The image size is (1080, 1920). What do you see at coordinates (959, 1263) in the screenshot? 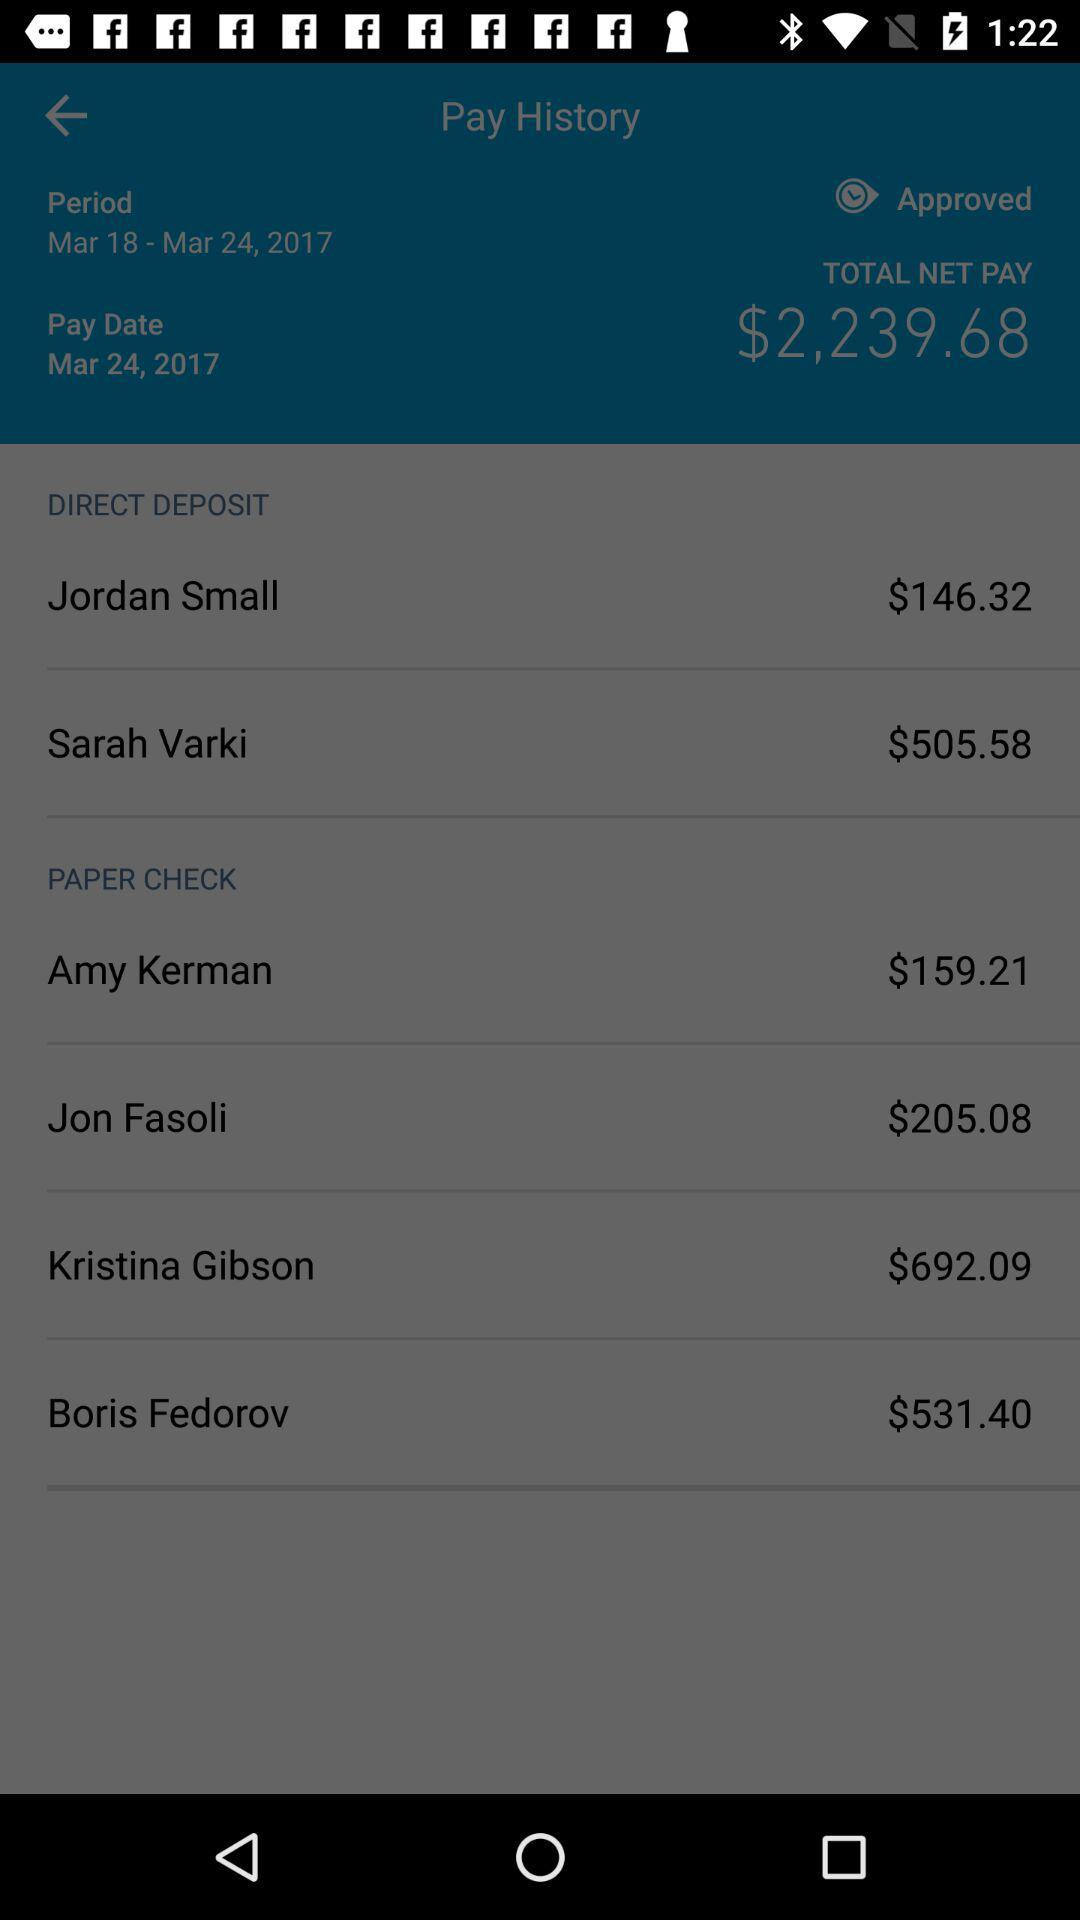
I see `item above the $531.40 item` at bounding box center [959, 1263].